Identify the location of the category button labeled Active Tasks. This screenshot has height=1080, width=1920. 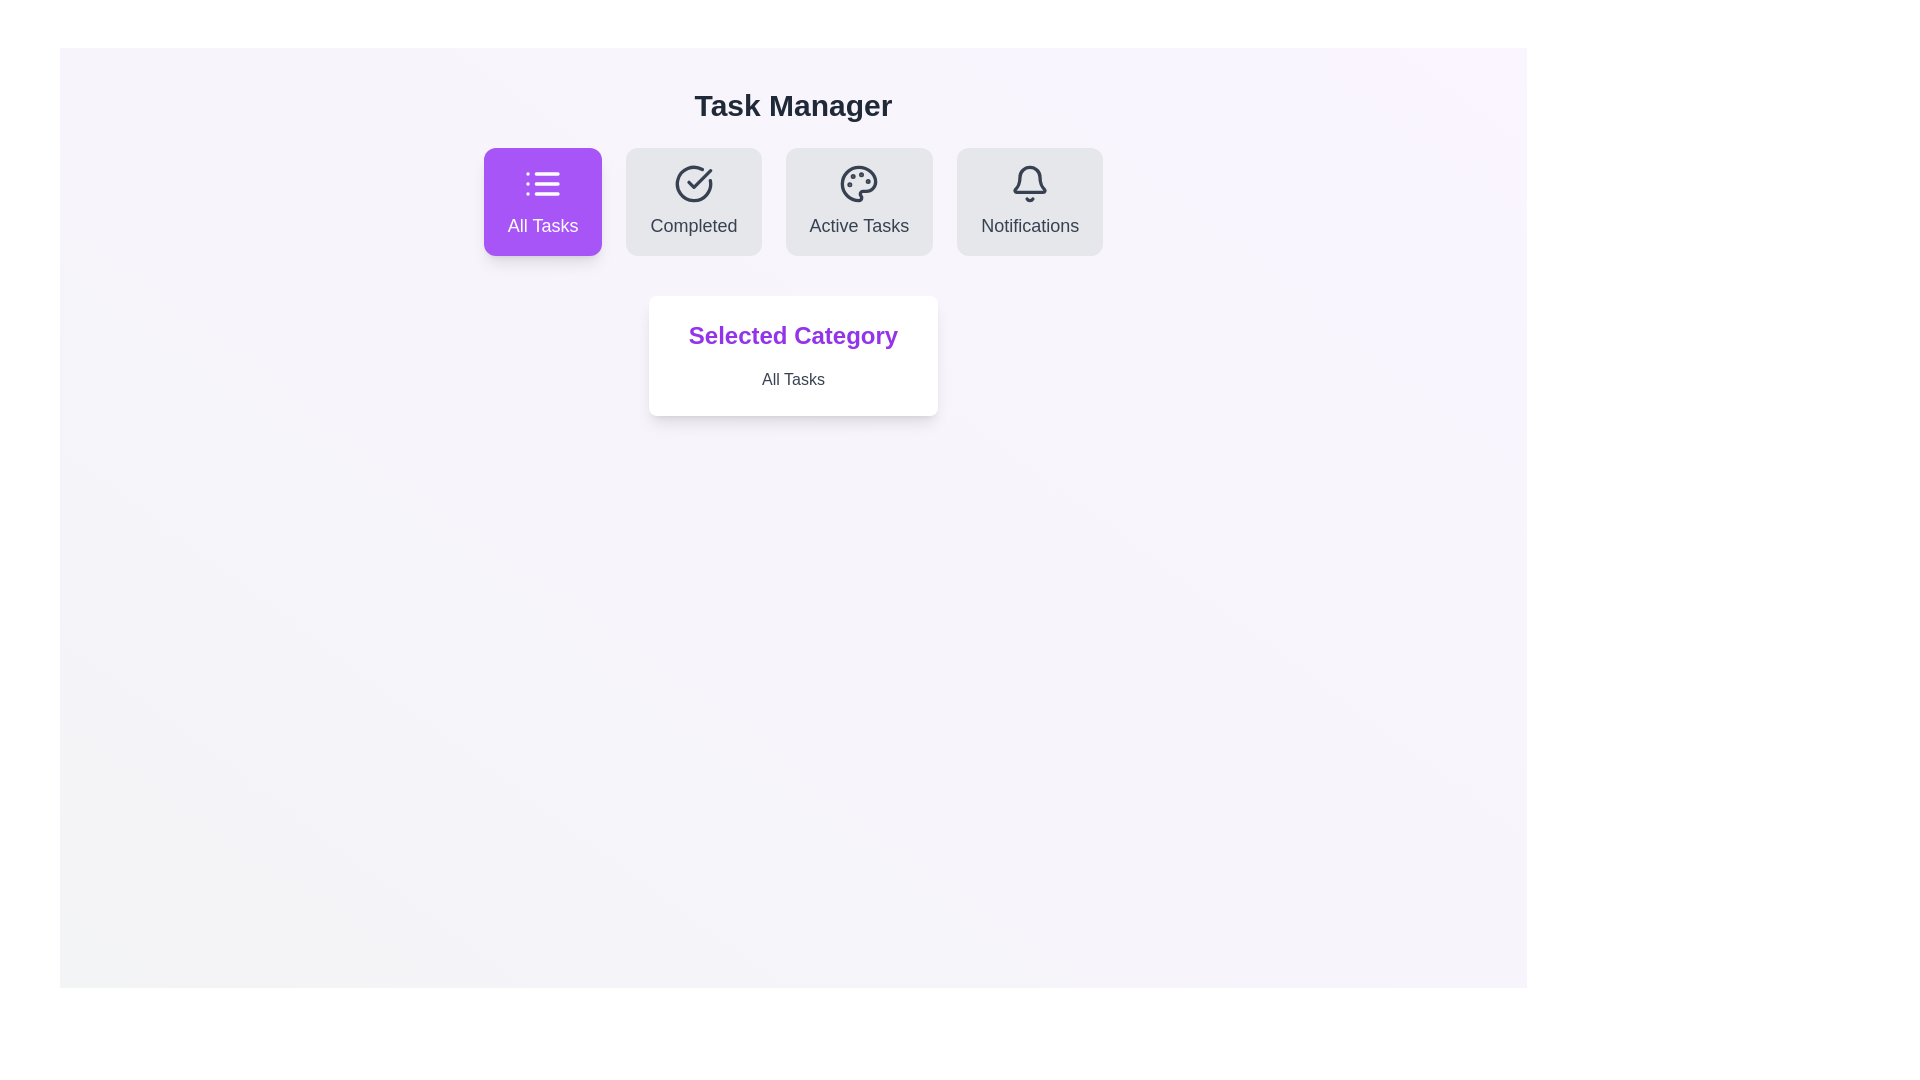
(859, 201).